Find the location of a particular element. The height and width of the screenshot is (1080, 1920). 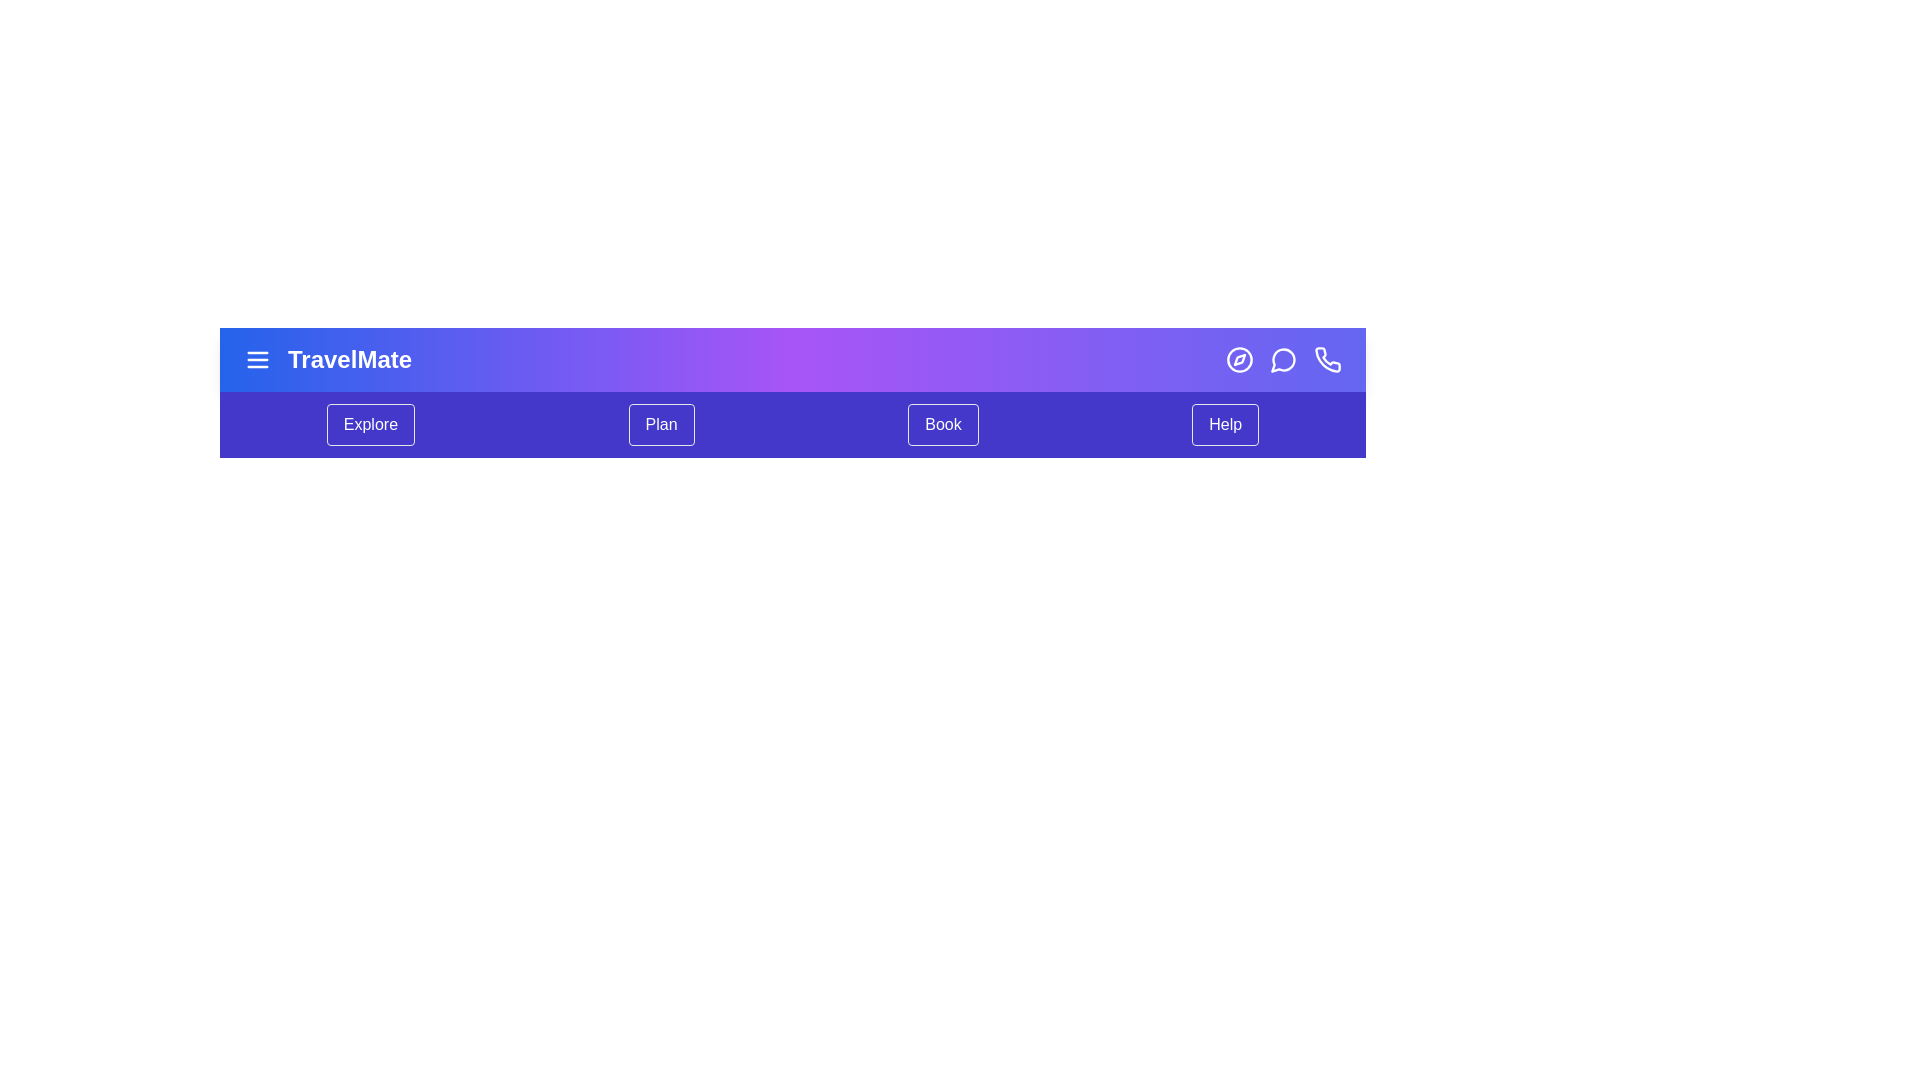

the 'Book' menu item is located at coordinates (941, 423).